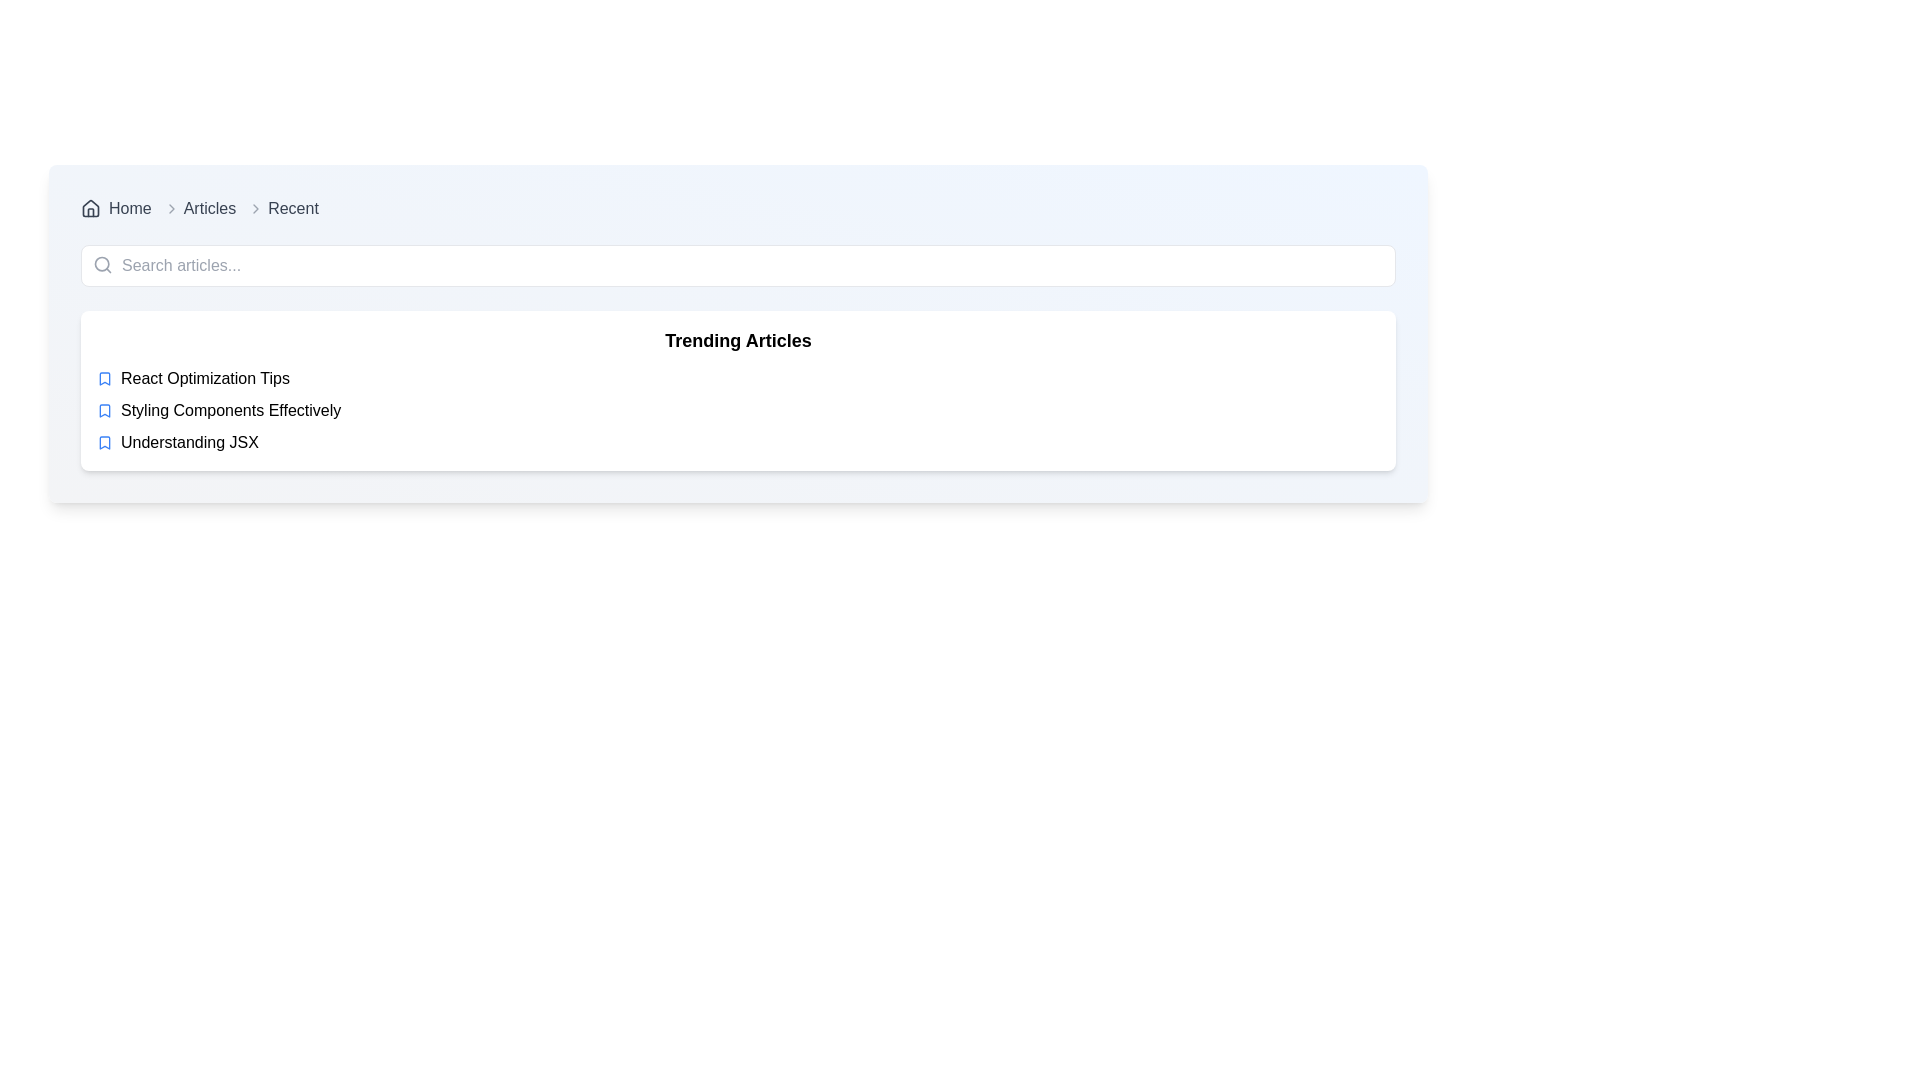 The image size is (1920, 1080). I want to click on the 'Recent' breadcrumb link, which is the last item in the breadcrumb navigation bar, indicated by the right-pointing arrow icon preceding it, so click(280, 208).